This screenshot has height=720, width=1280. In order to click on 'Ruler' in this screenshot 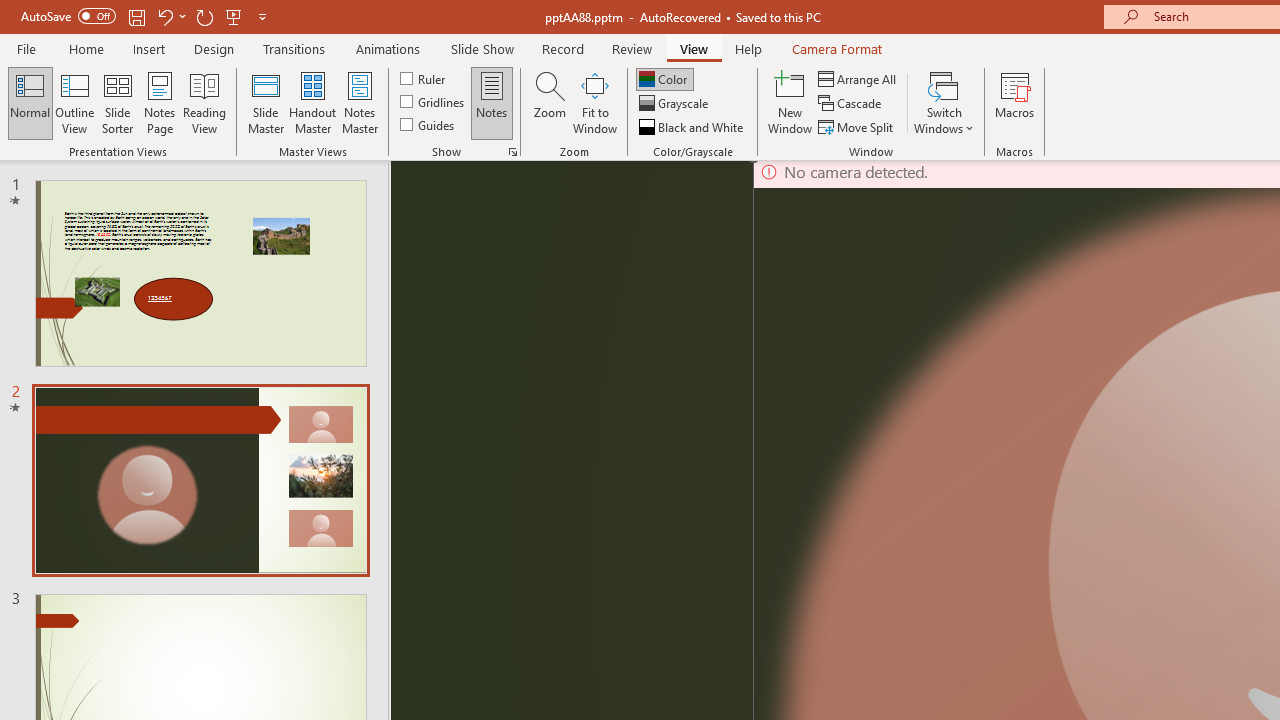, I will do `click(423, 77)`.